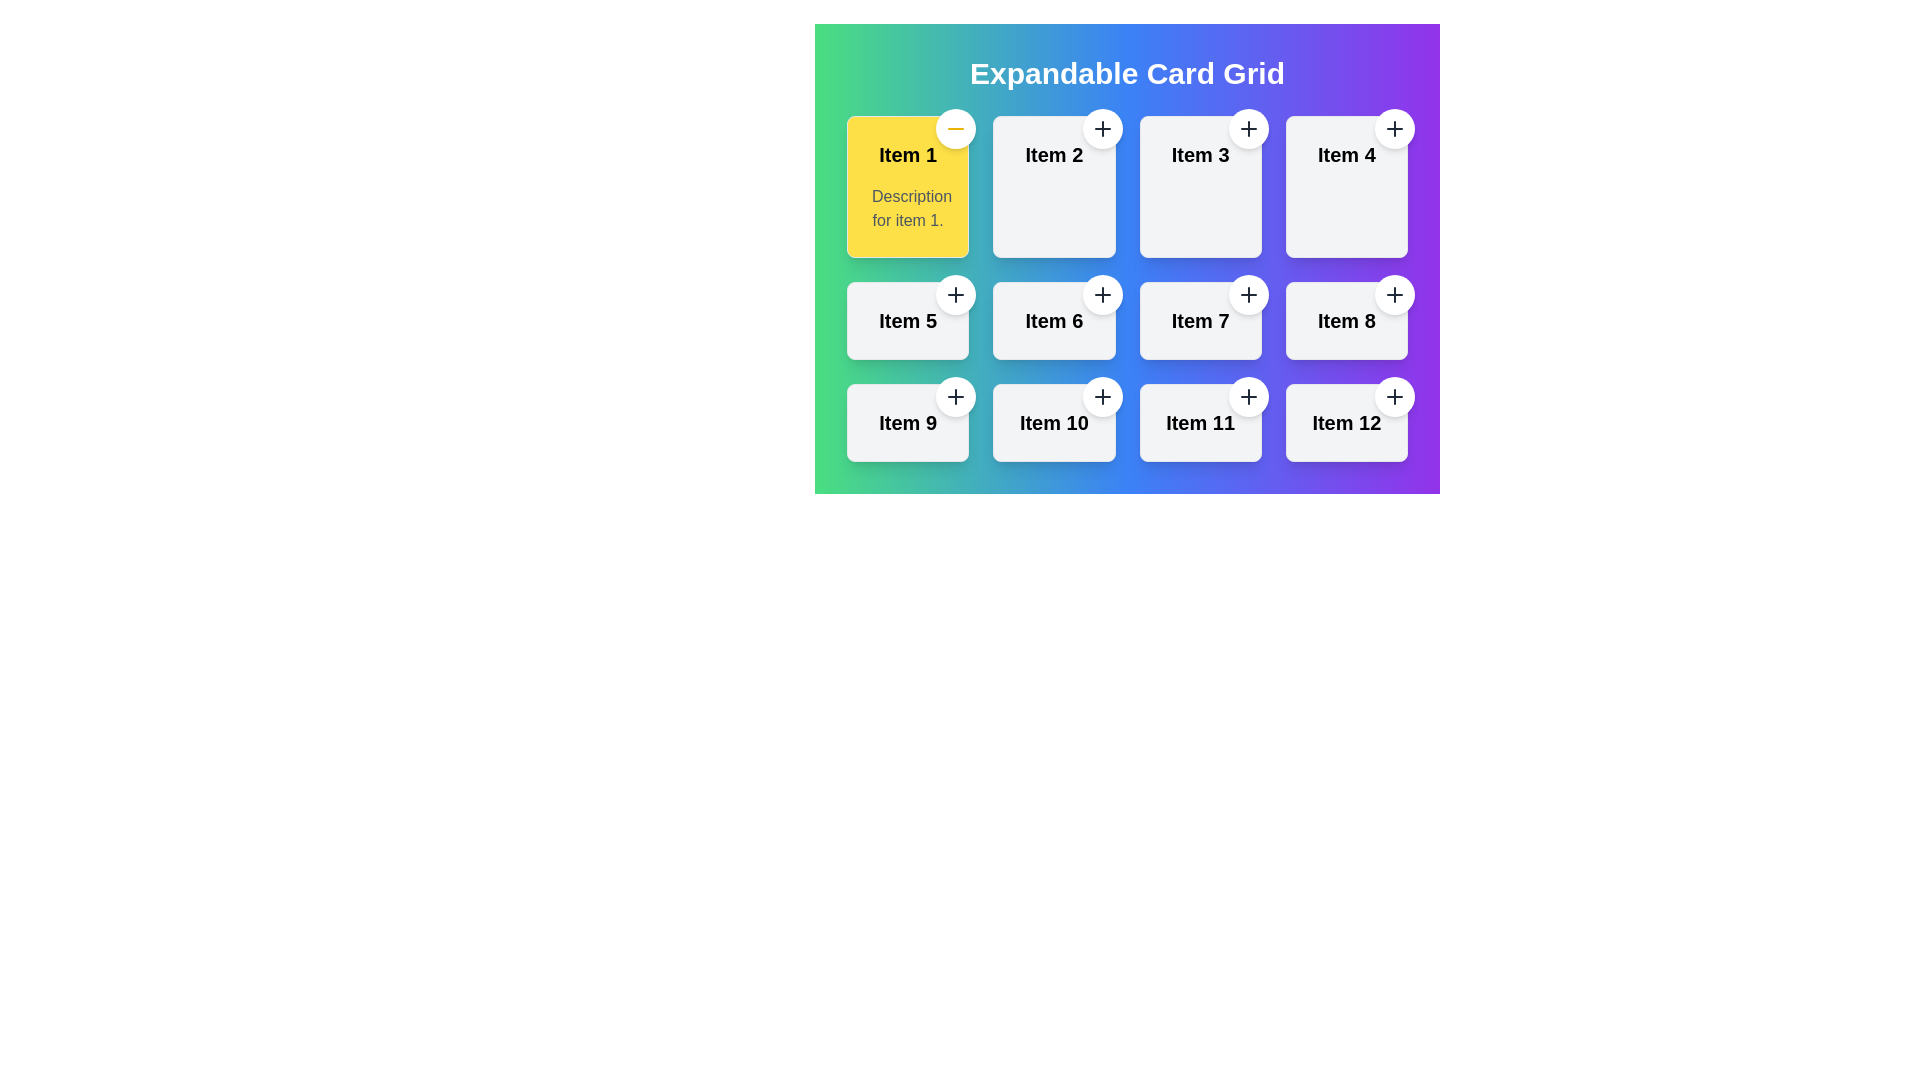 The image size is (1920, 1080). I want to click on the displayed text in the text label that identifies the twelfth card in a 4x3 grid layout, so click(1346, 422).